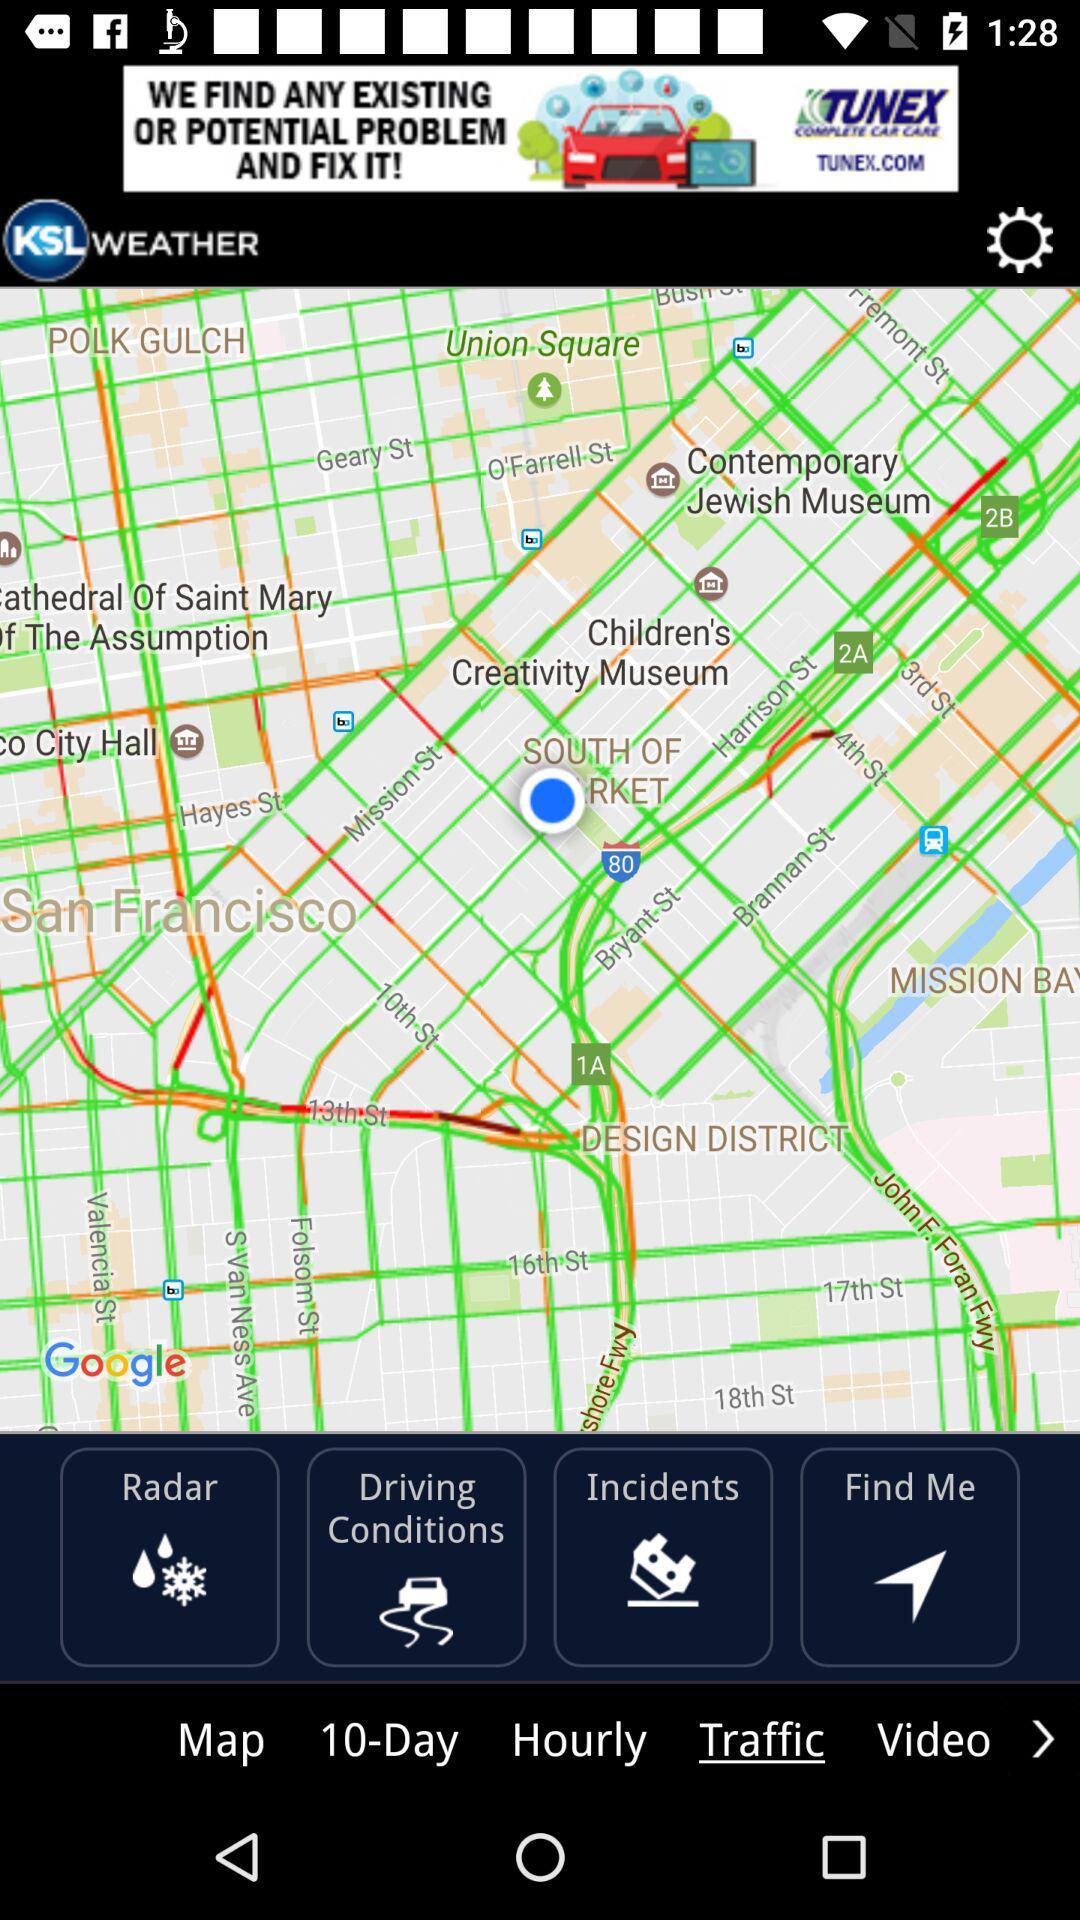 The image size is (1080, 1920). What do you see at coordinates (1042, 1737) in the screenshot?
I see `the rest of the options` at bounding box center [1042, 1737].